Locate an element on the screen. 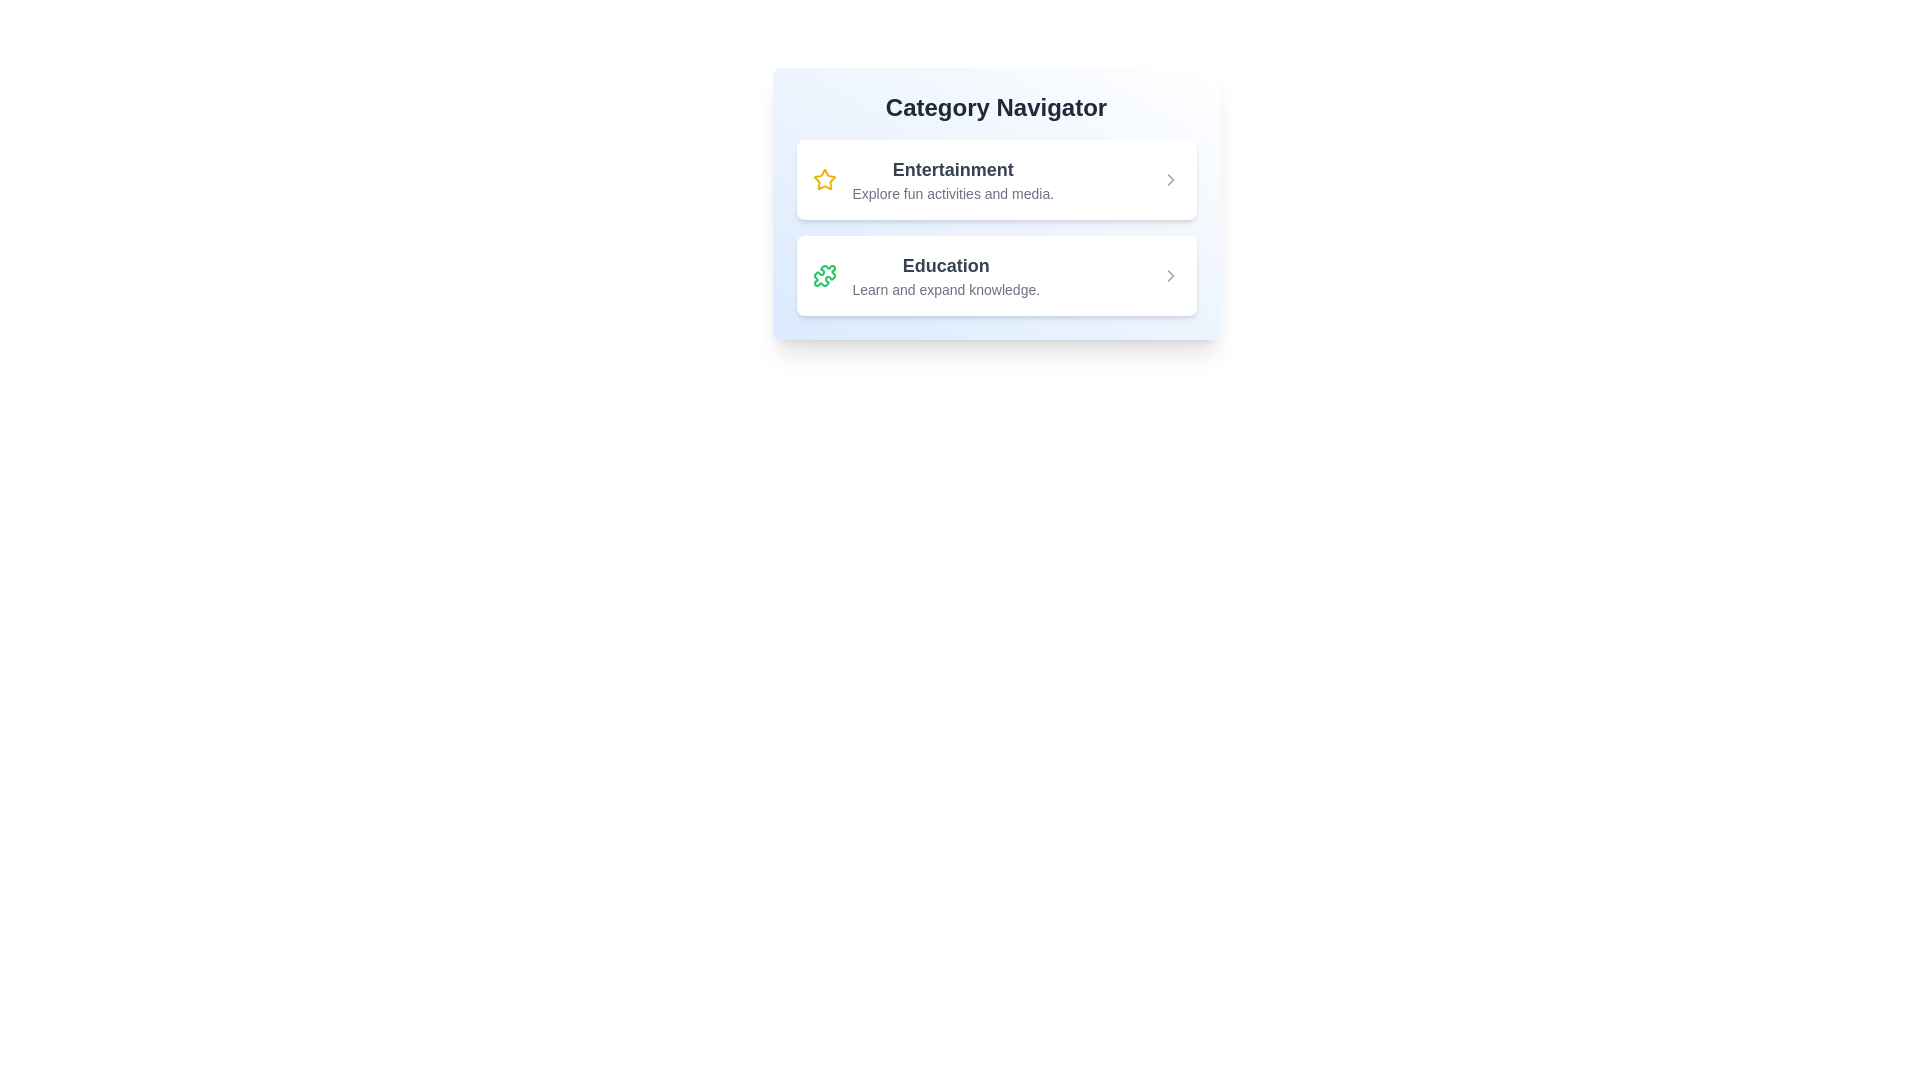 The height and width of the screenshot is (1080, 1920). the 'Entertainment' text block in the 'Category Navigator' section is located at coordinates (952, 180).